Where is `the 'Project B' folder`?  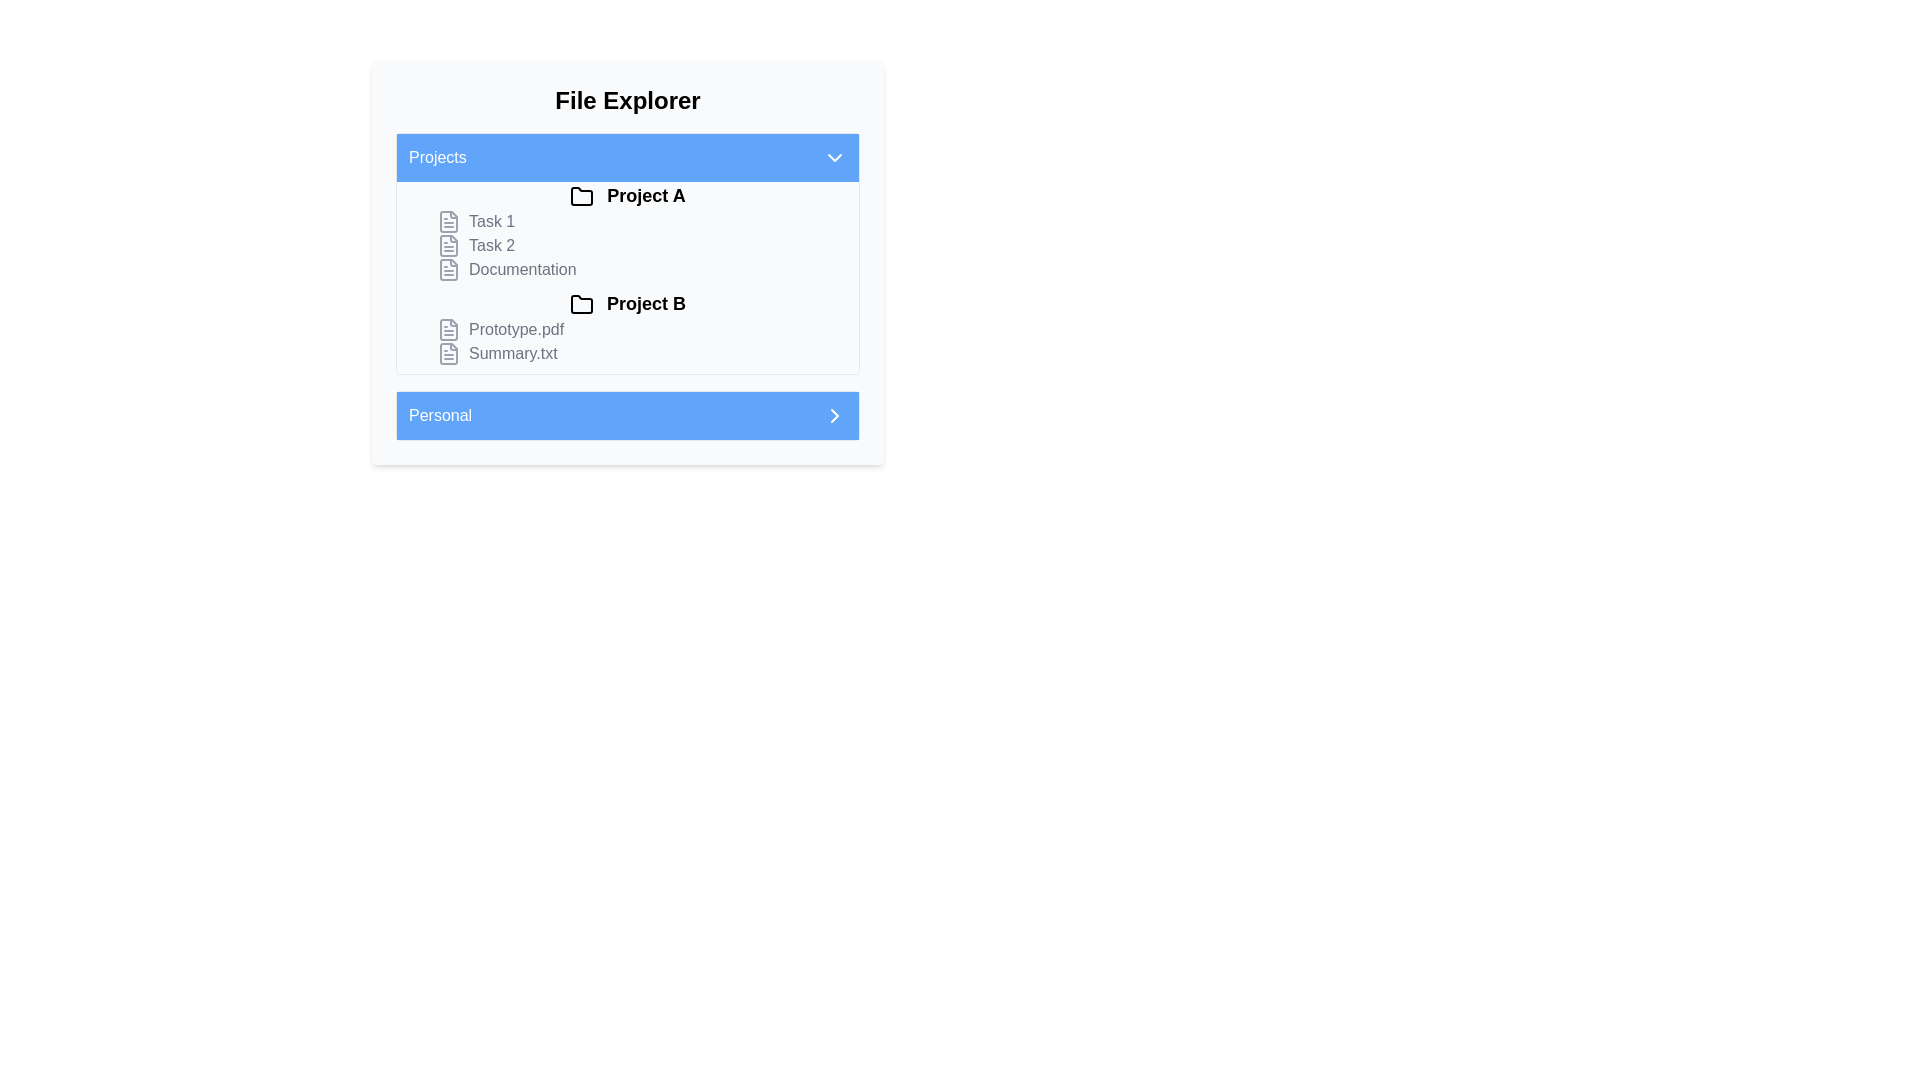 the 'Project B' folder is located at coordinates (627, 326).